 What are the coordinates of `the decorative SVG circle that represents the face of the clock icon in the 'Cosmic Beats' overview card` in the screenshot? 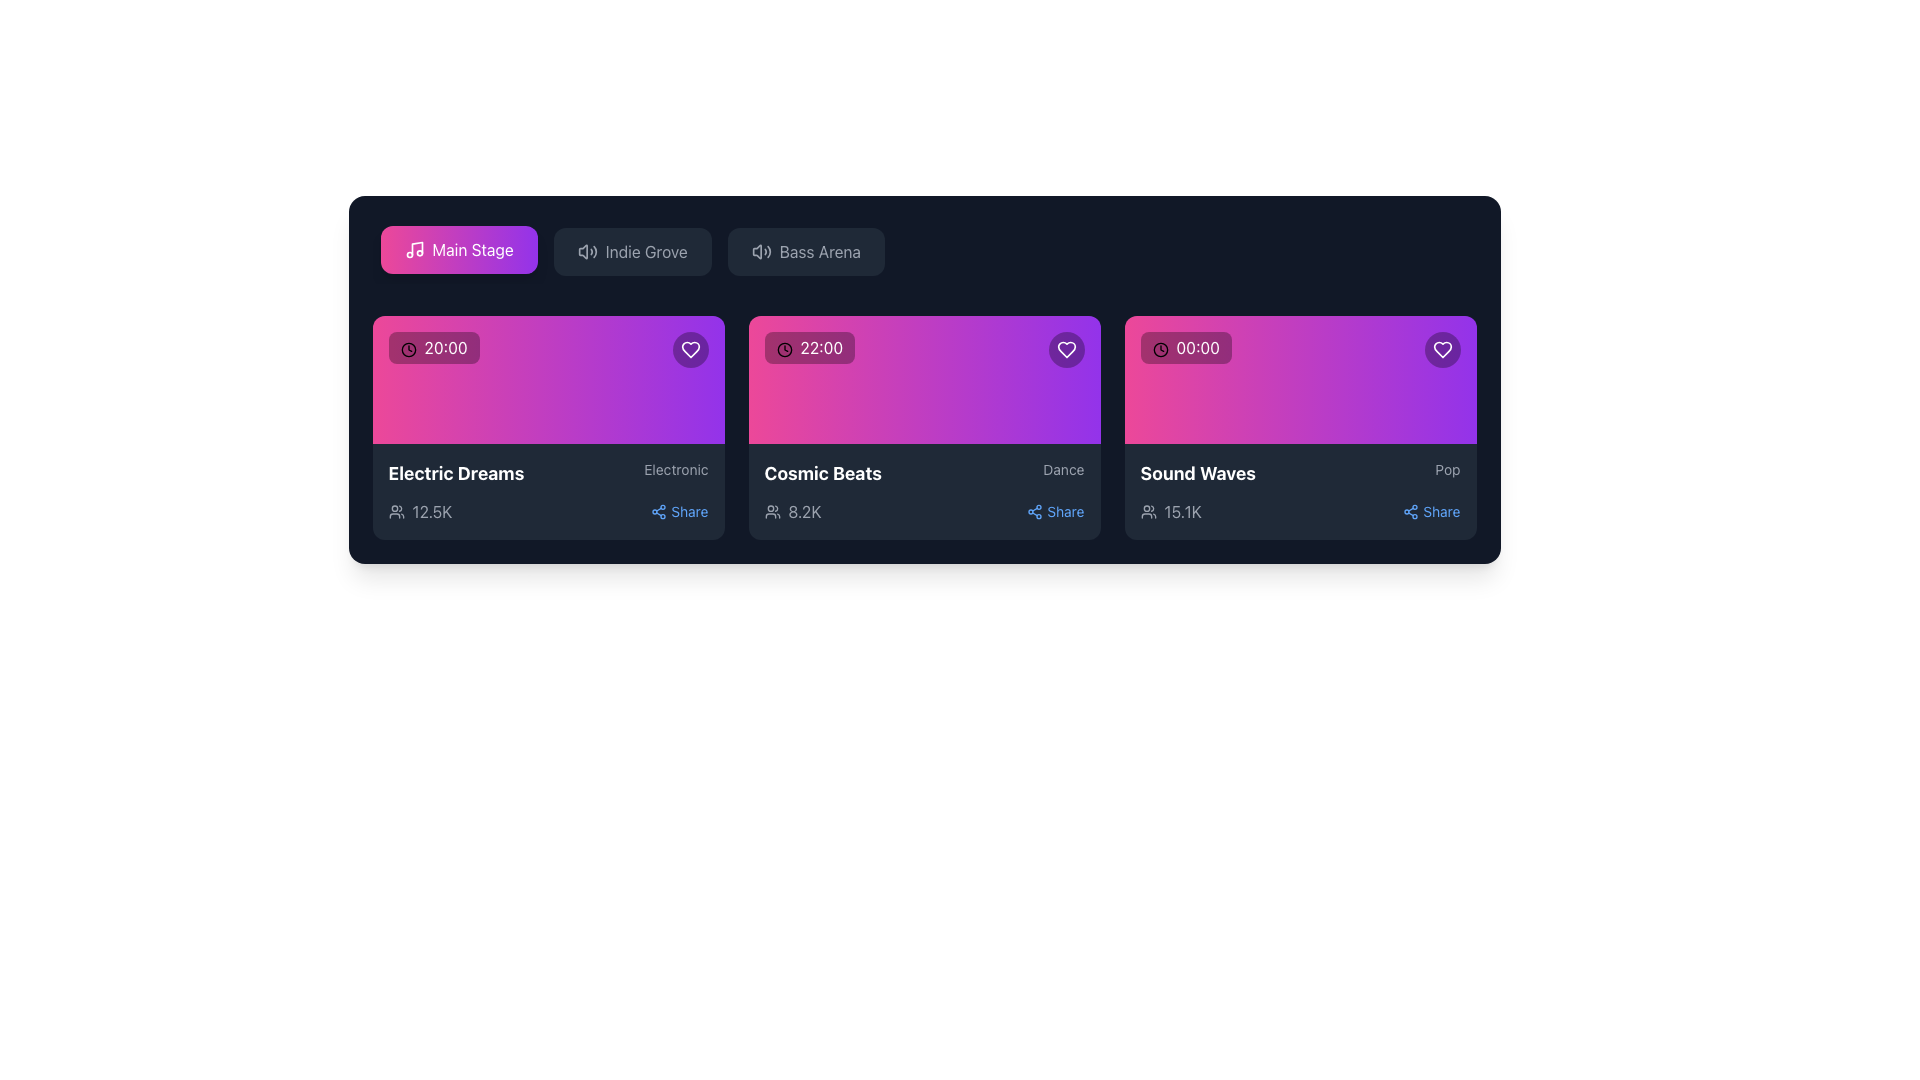 It's located at (783, 348).